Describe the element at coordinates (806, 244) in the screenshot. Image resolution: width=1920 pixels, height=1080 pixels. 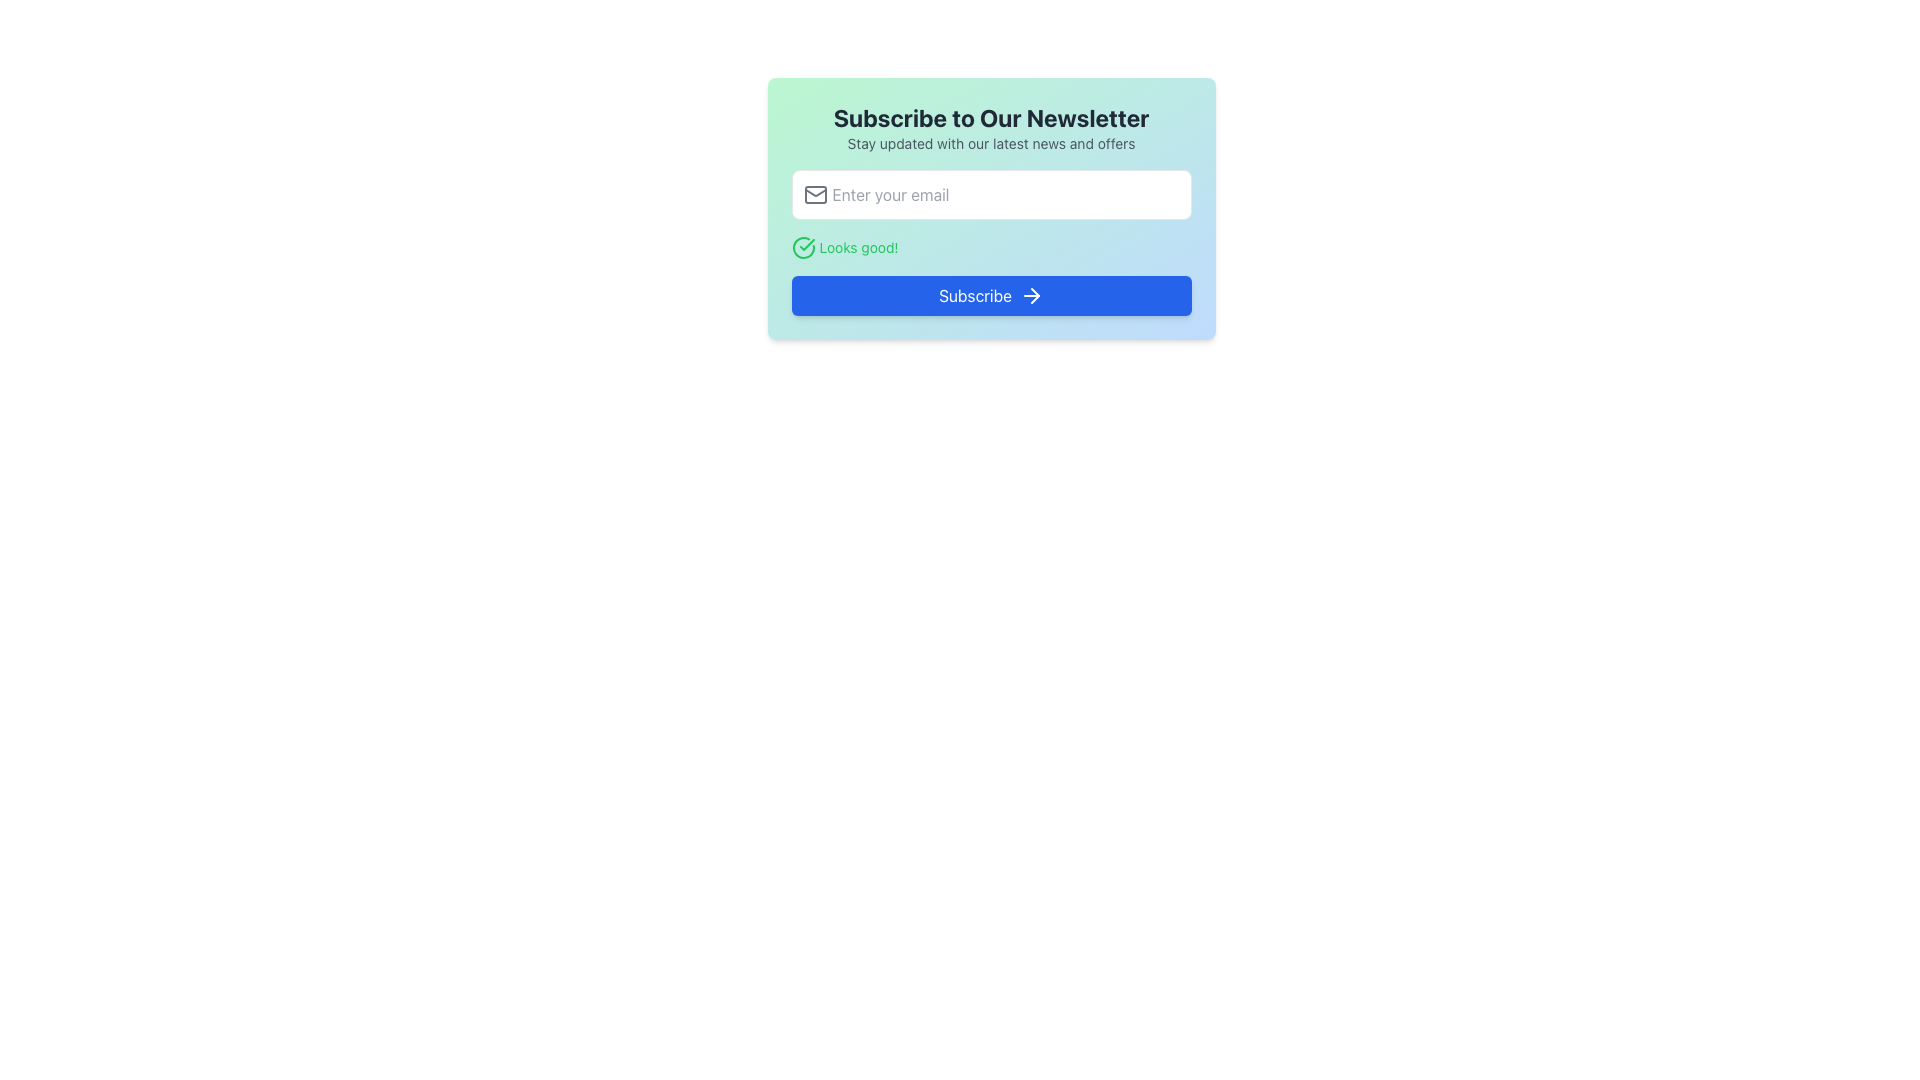
I see `the checkmark icon within the SVG group that indicates success for the email input validation, positioned left of the 'Looks good!' text` at that location.